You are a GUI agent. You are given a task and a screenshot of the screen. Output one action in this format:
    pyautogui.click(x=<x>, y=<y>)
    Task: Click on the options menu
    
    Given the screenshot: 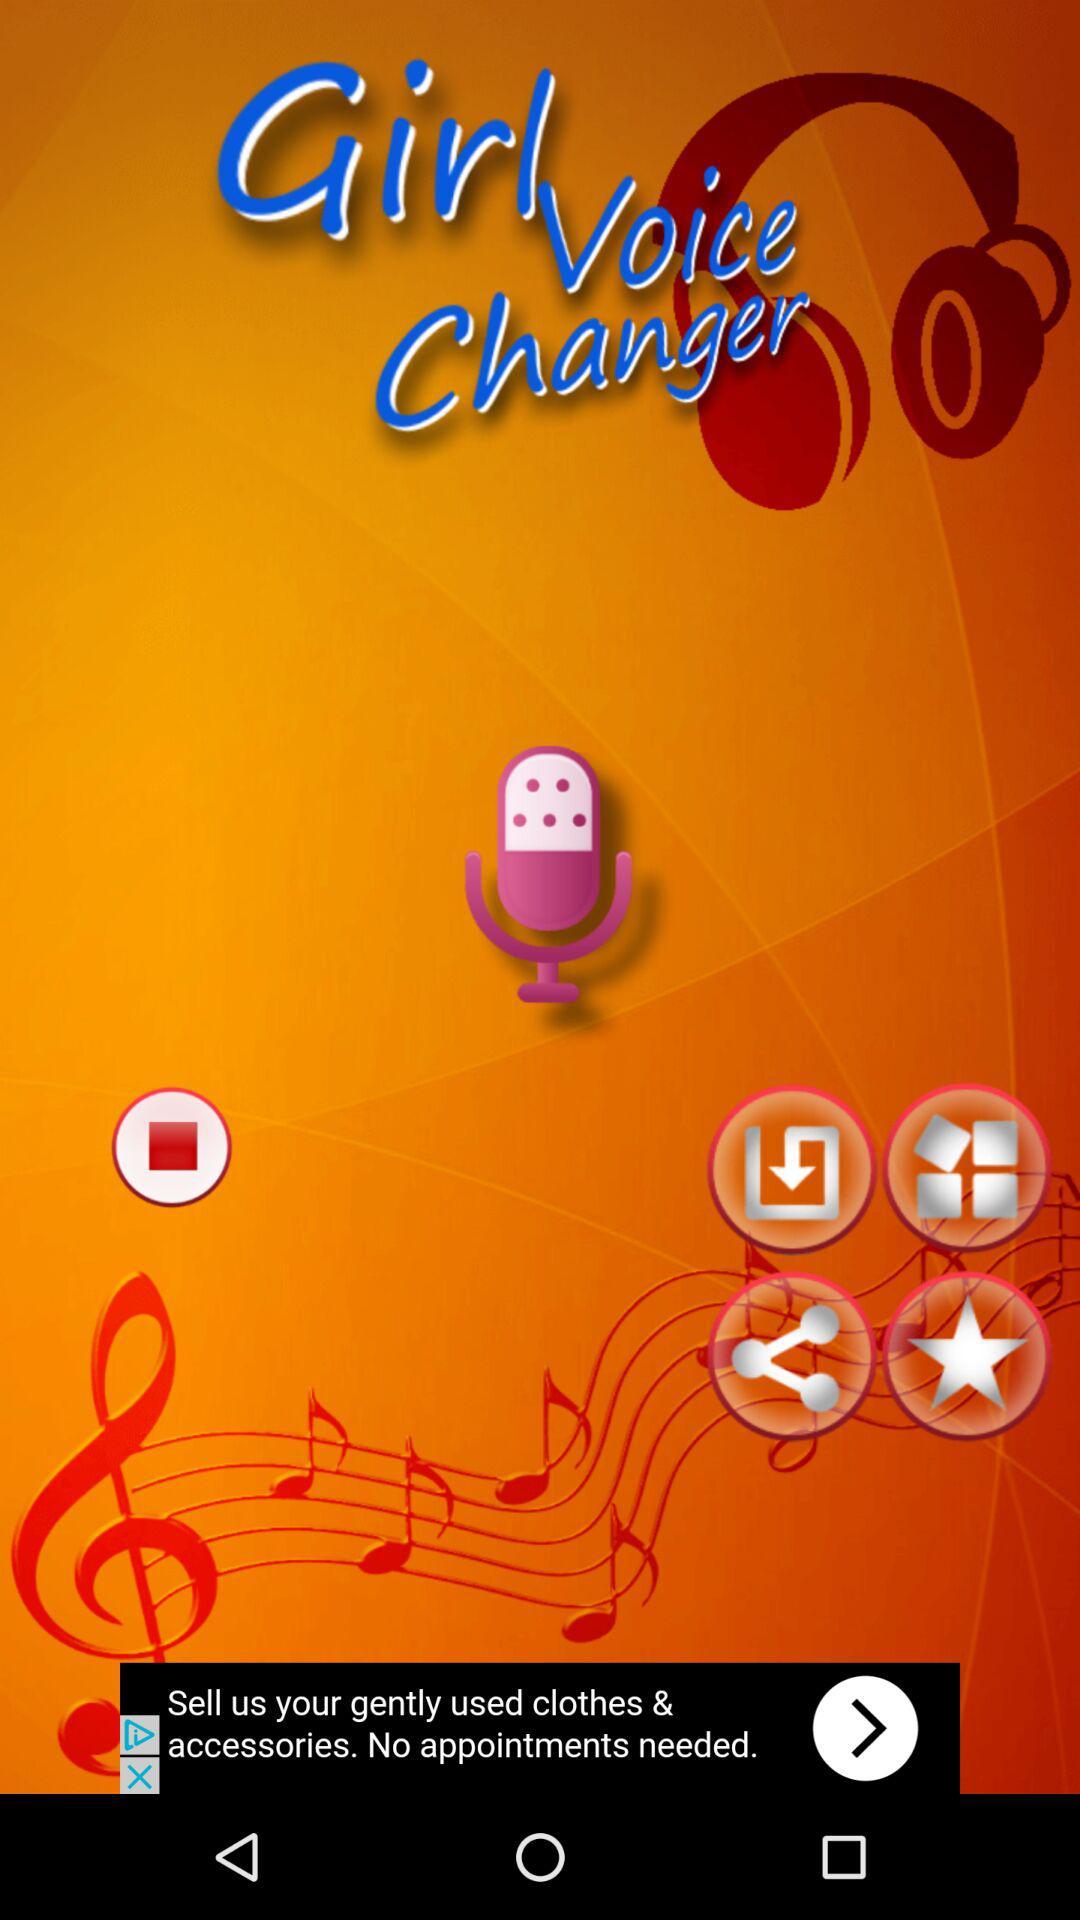 What is the action you would take?
    pyautogui.click(x=965, y=1168)
    